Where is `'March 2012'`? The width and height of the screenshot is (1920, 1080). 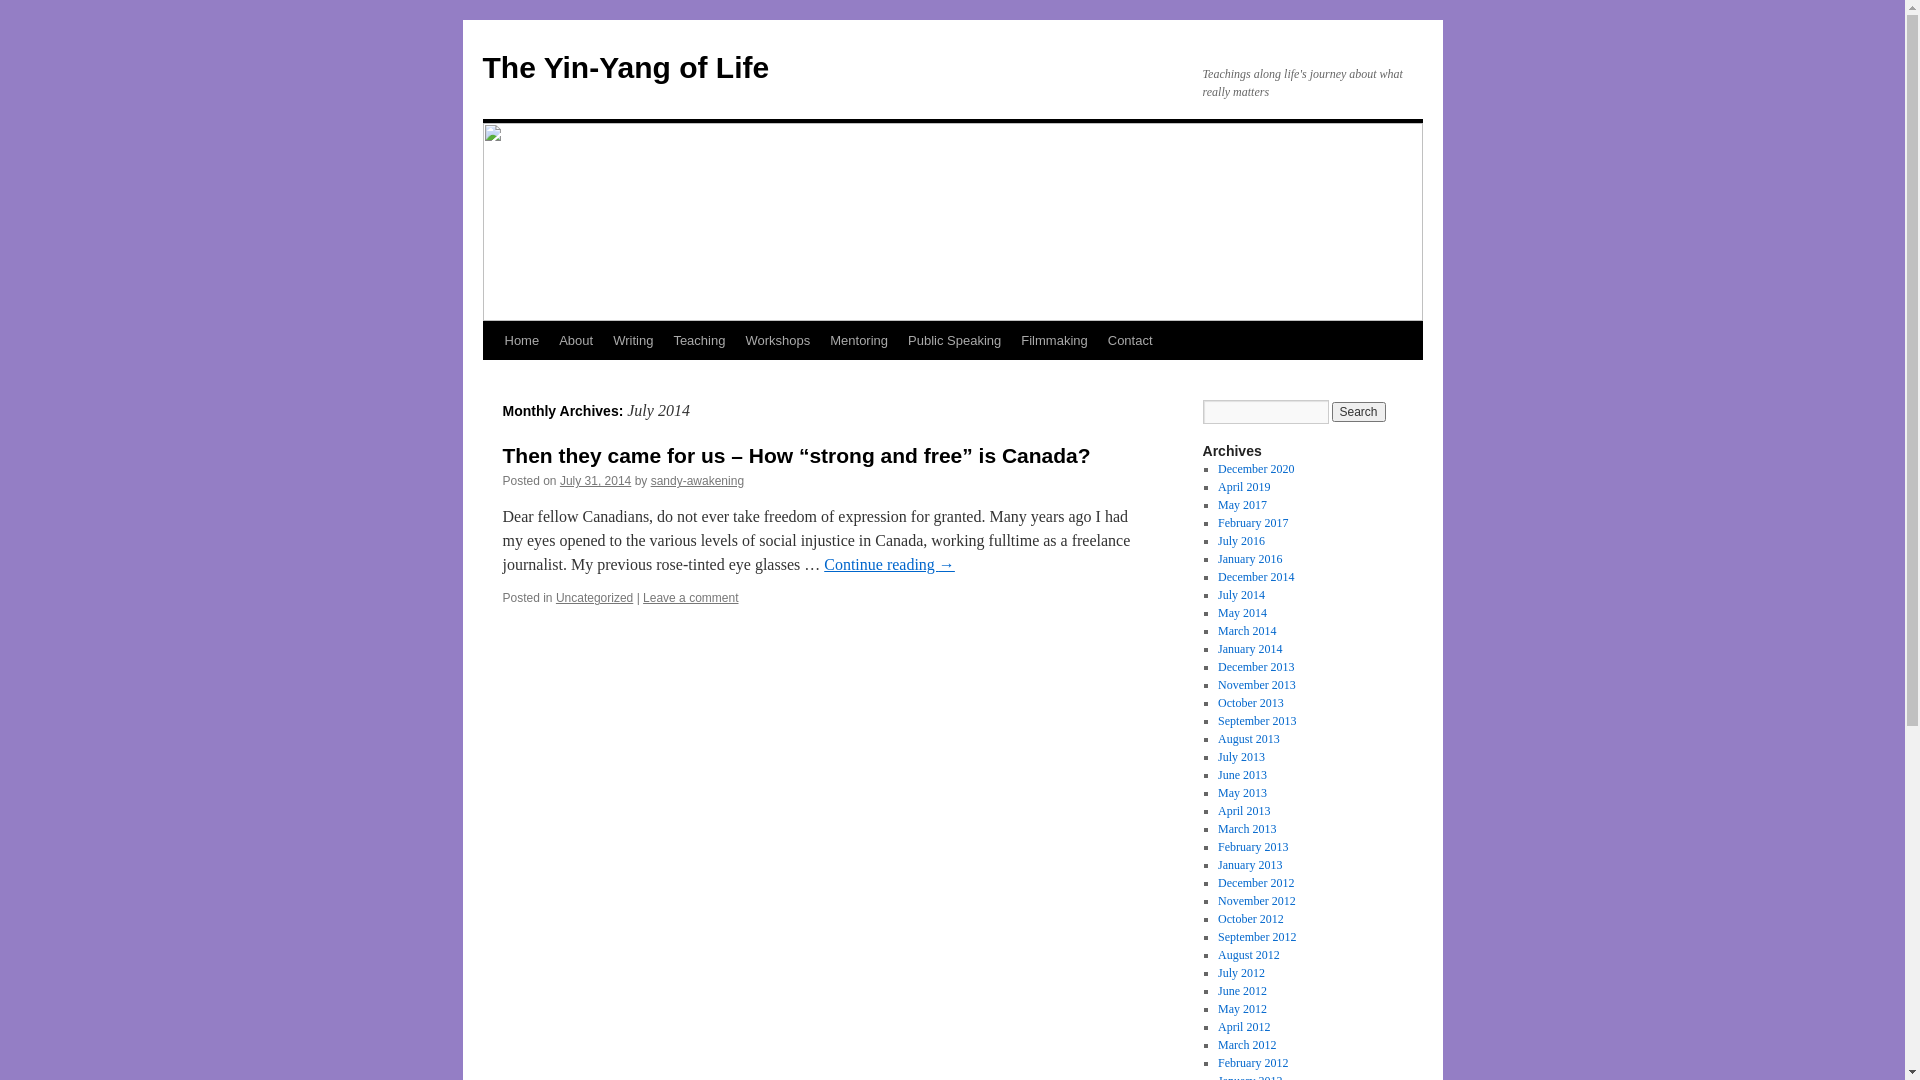 'March 2012' is located at coordinates (1217, 1044).